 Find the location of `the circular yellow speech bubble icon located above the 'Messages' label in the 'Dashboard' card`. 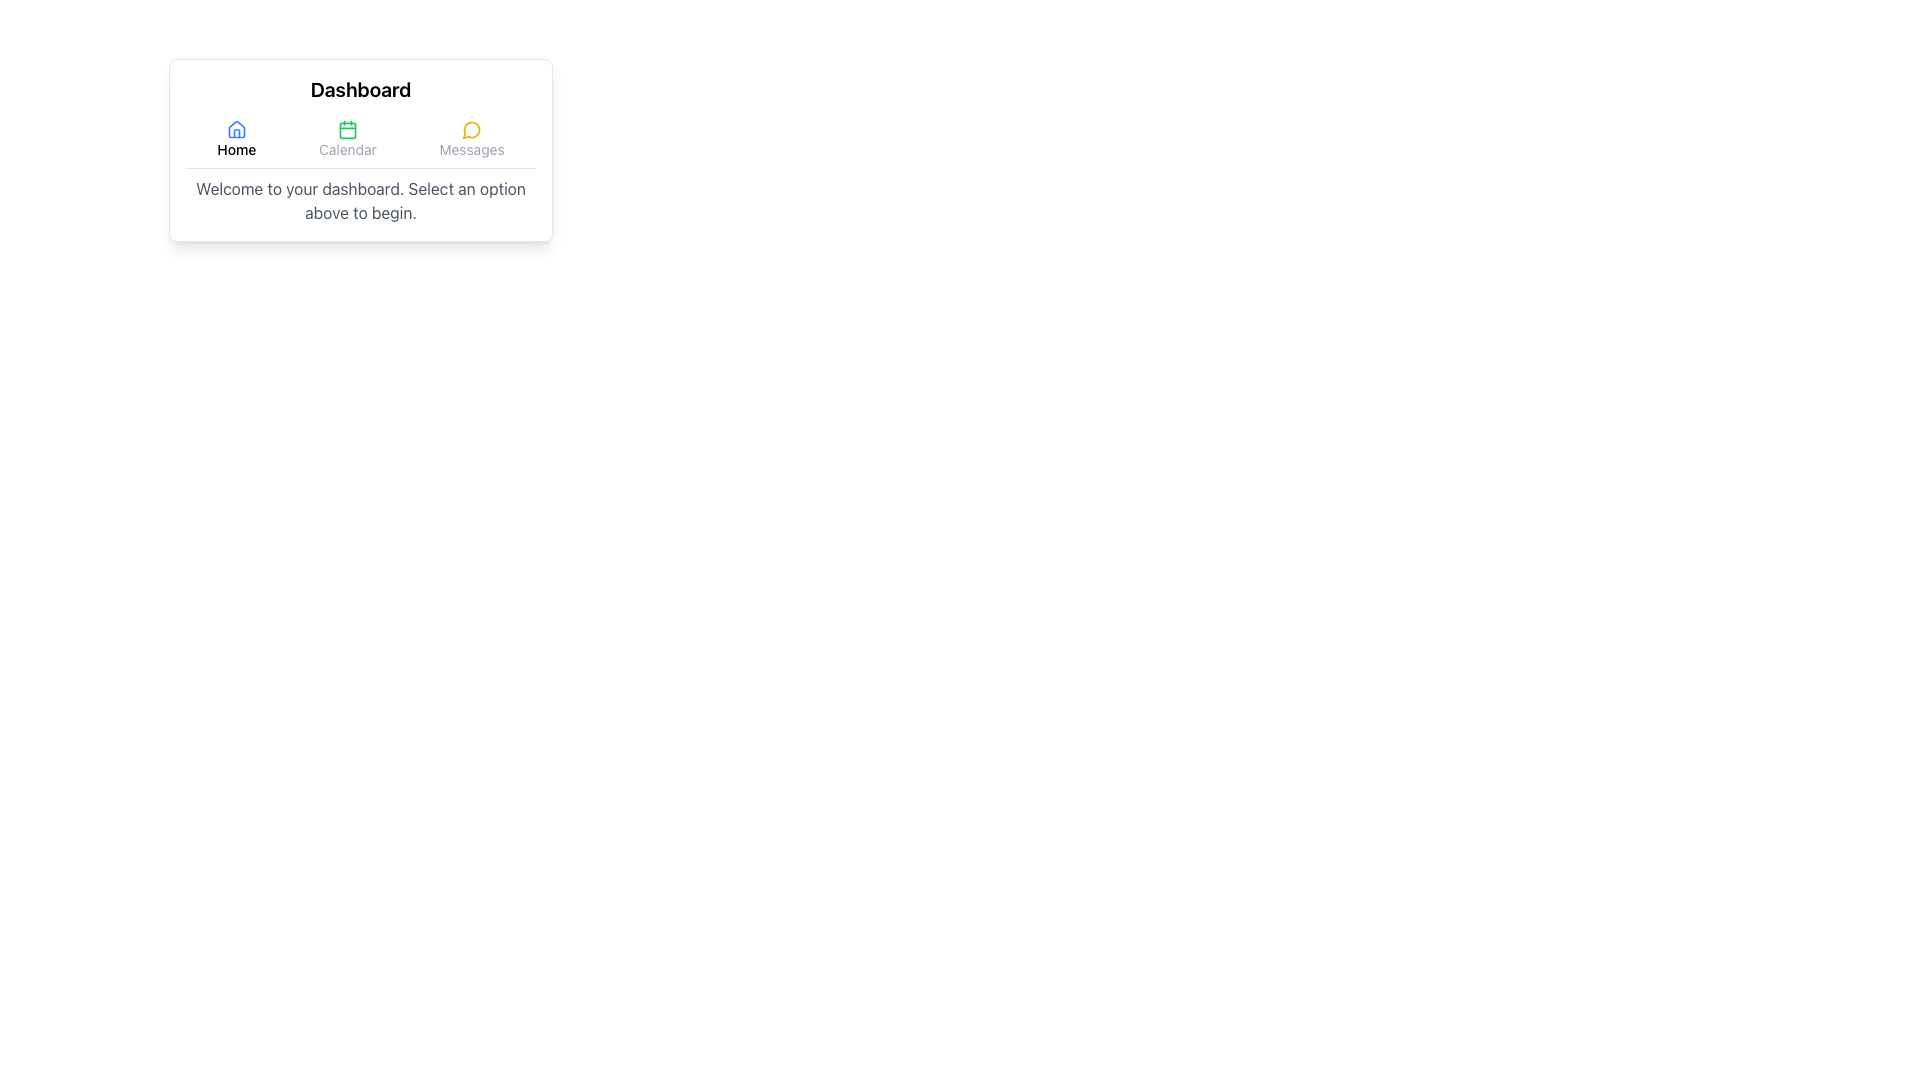

the circular yellow speech bubble icon located above the 'Messages' label in the 'Dashboard' card is located at coordinates (471, 130).